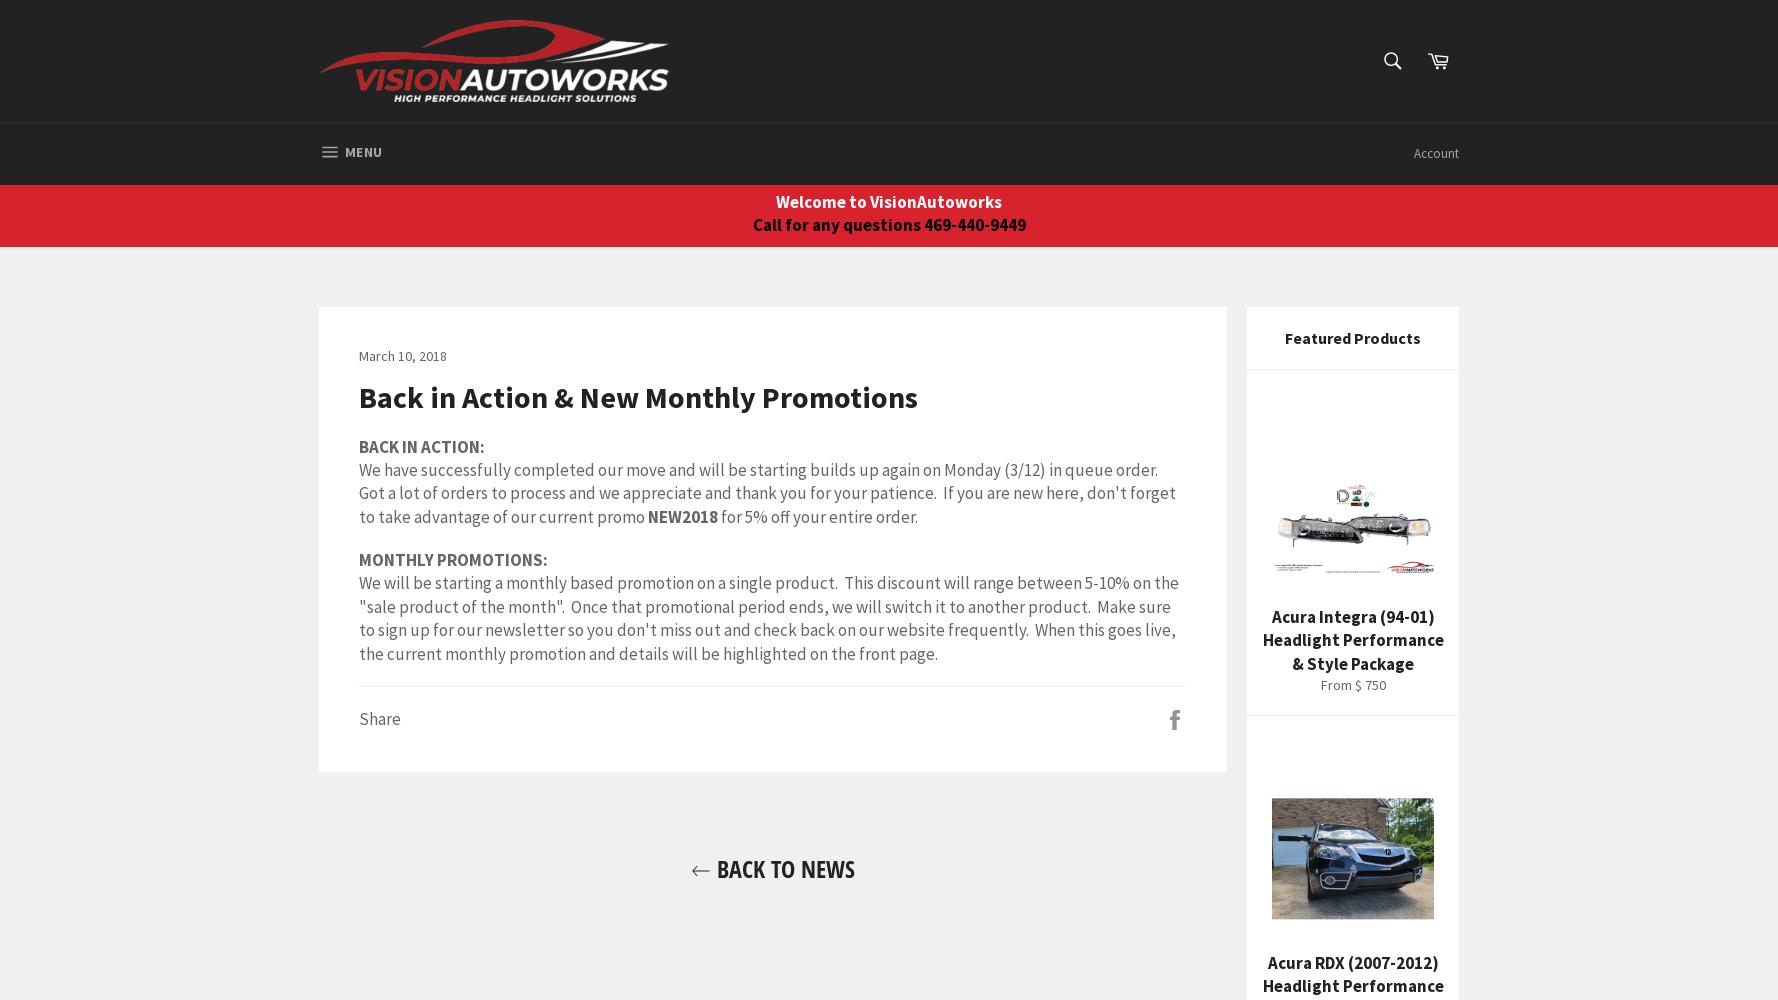 The image size is (1778, 1000). What do you see at coordinates (648, 516) in the screenshot?
I see `'NEW2018'` at bounding box center [648, 516].